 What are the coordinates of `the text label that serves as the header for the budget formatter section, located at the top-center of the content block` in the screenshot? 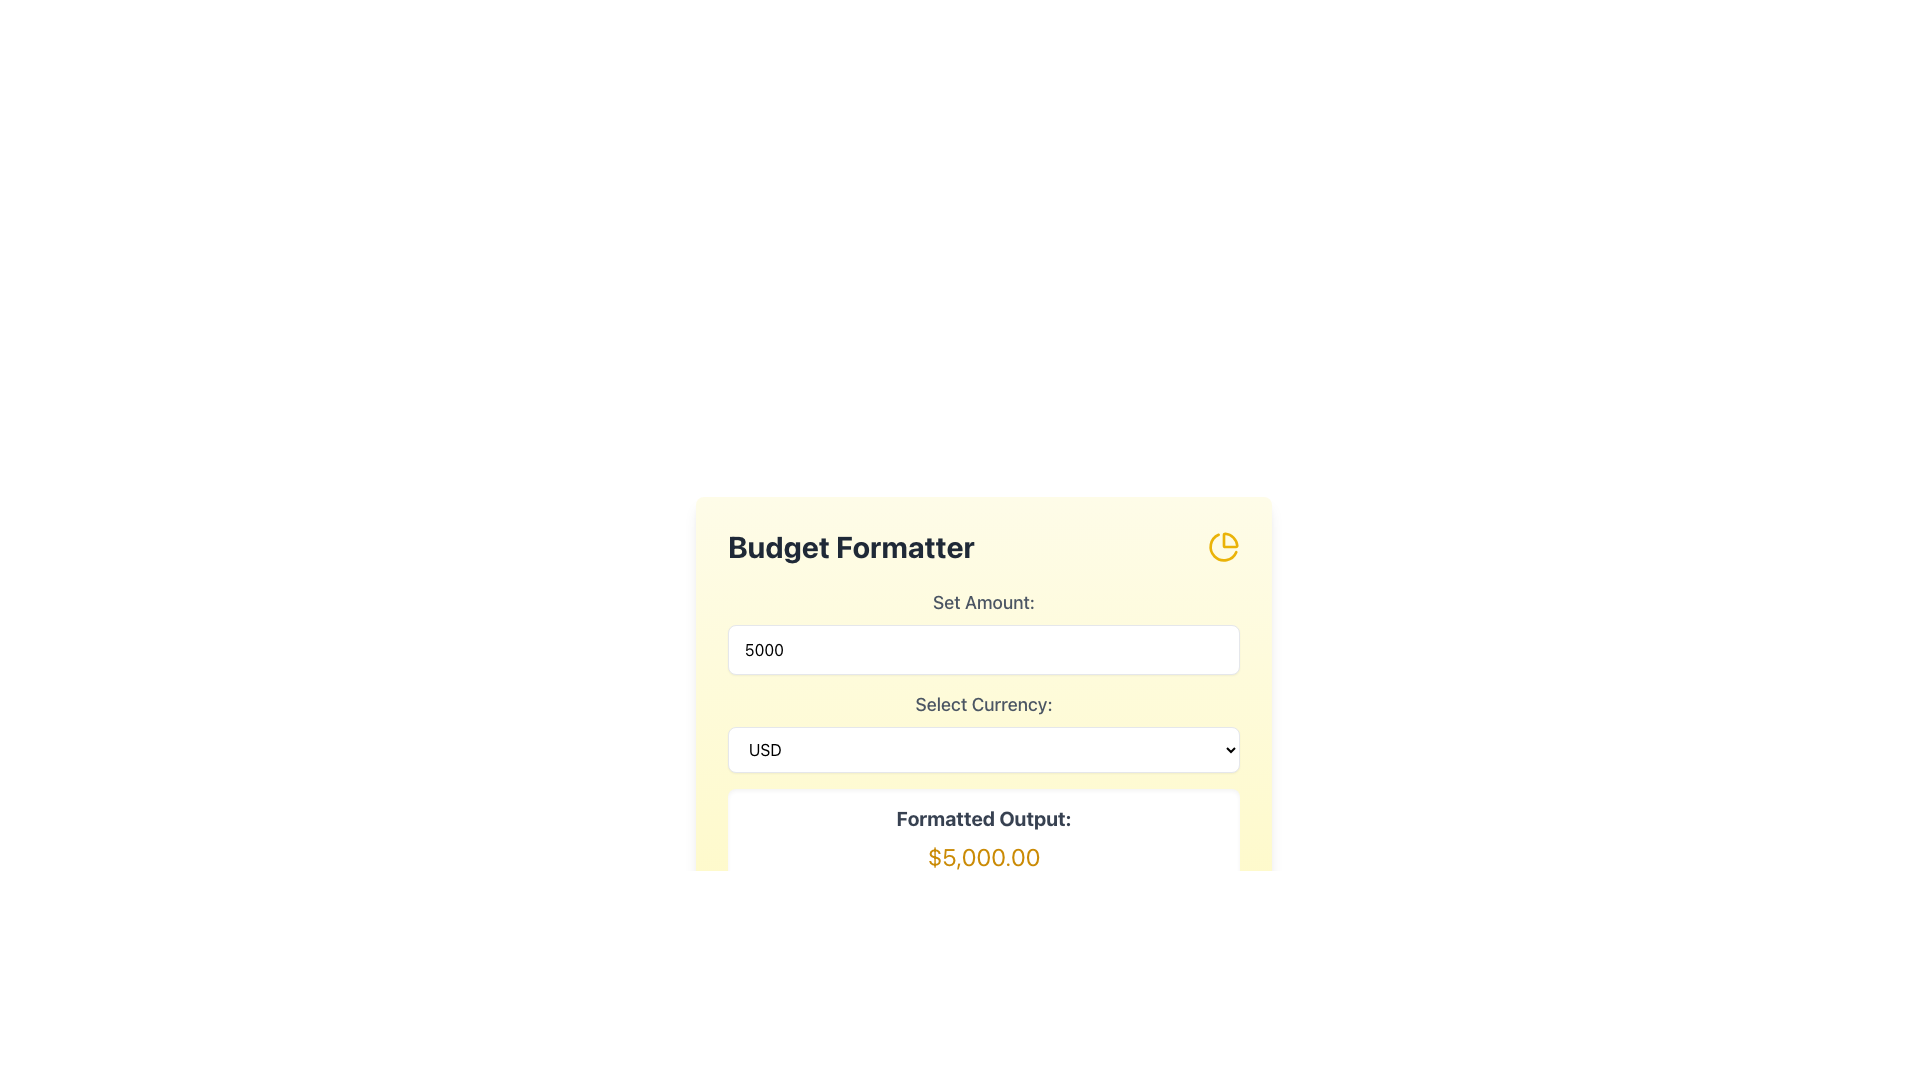 It's located at (851, 547).